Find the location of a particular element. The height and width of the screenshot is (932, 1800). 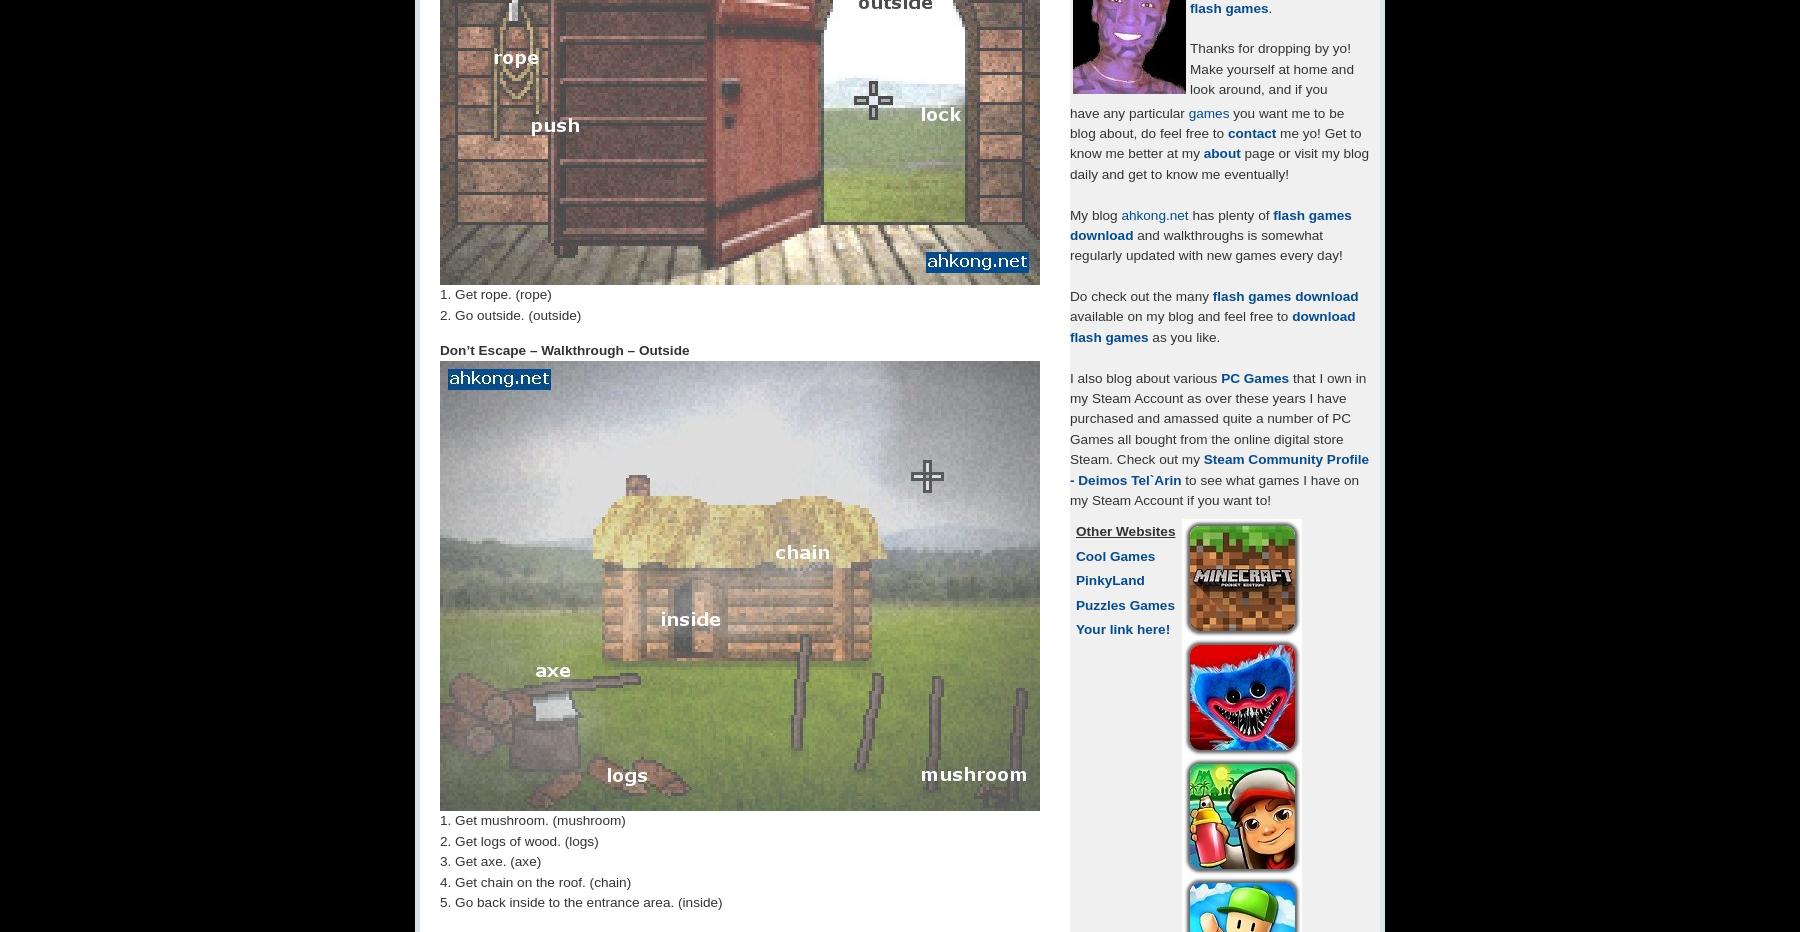

'contact' is located at coordinates (1251, 131).